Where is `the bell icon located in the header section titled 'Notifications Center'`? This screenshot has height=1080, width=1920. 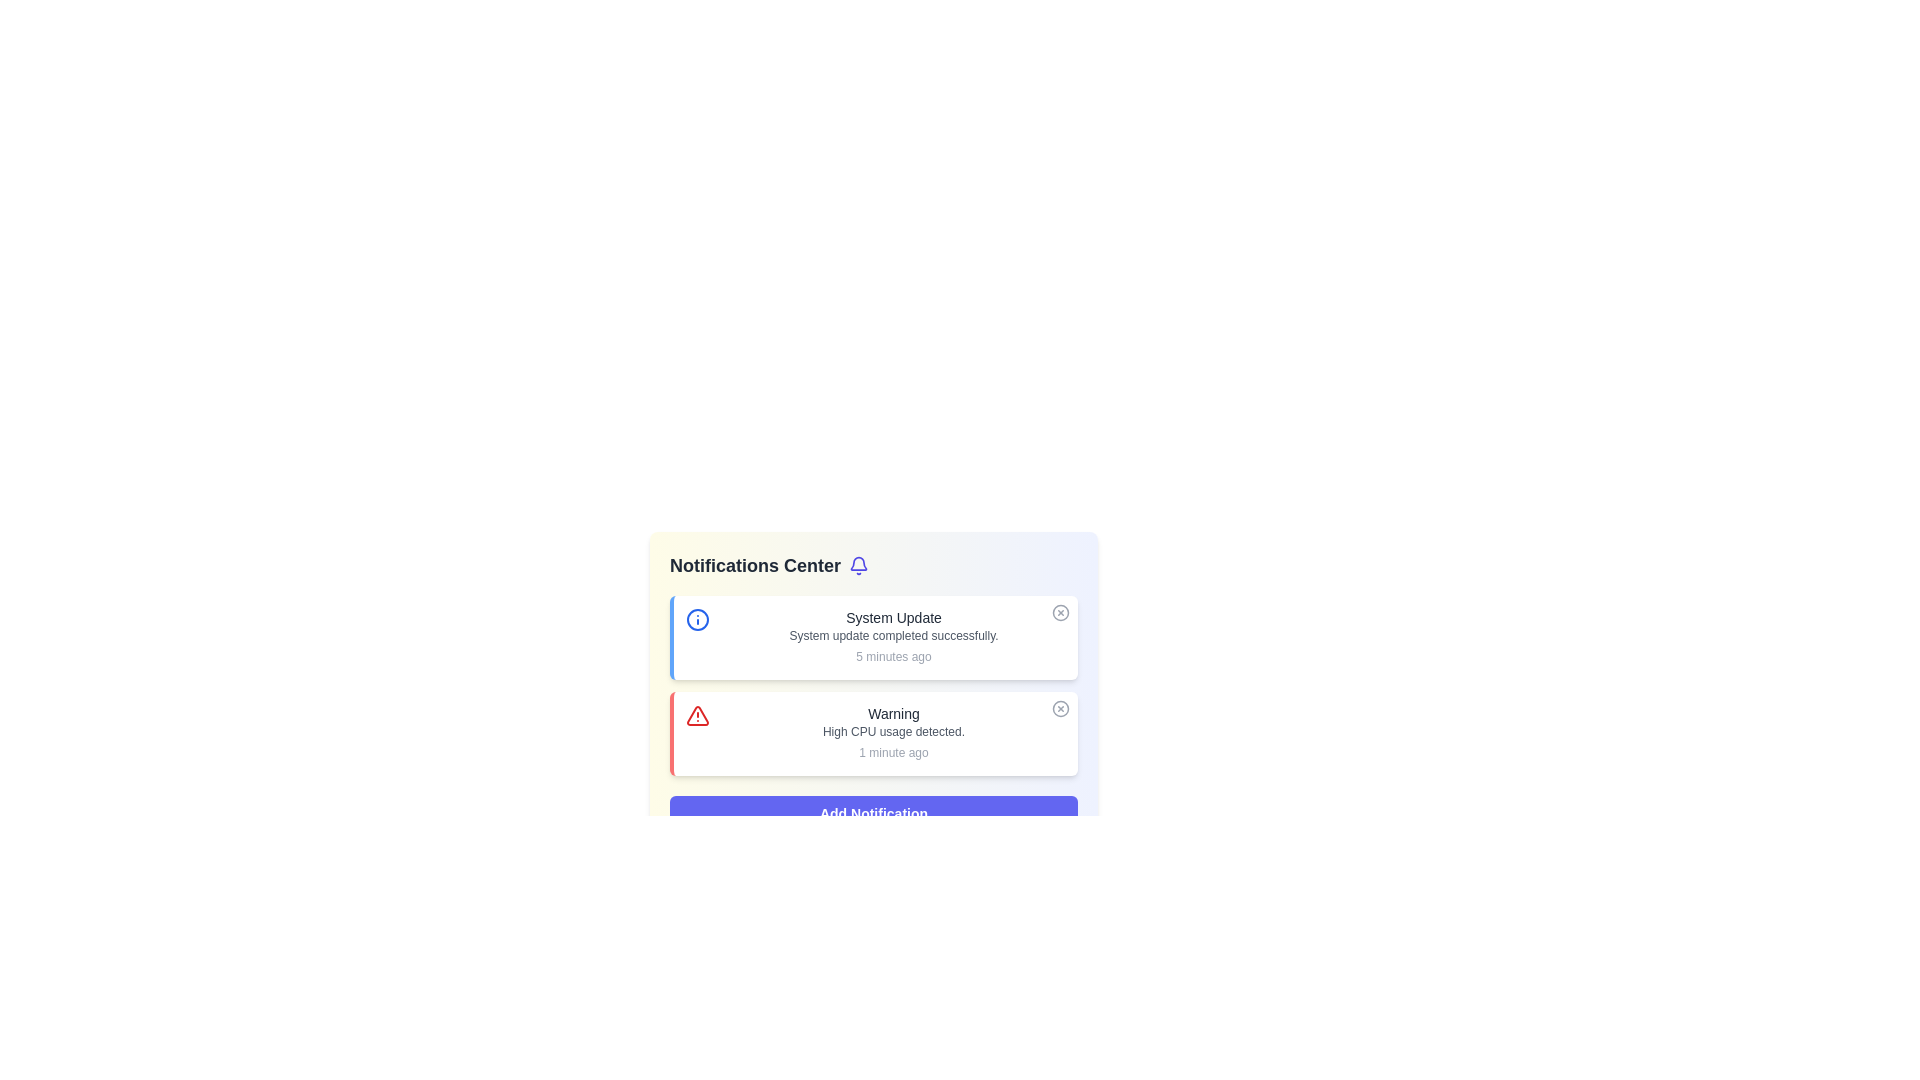 the bell icon located in the header section titled 'Notifications Center' is located at coordinates (859, 566).